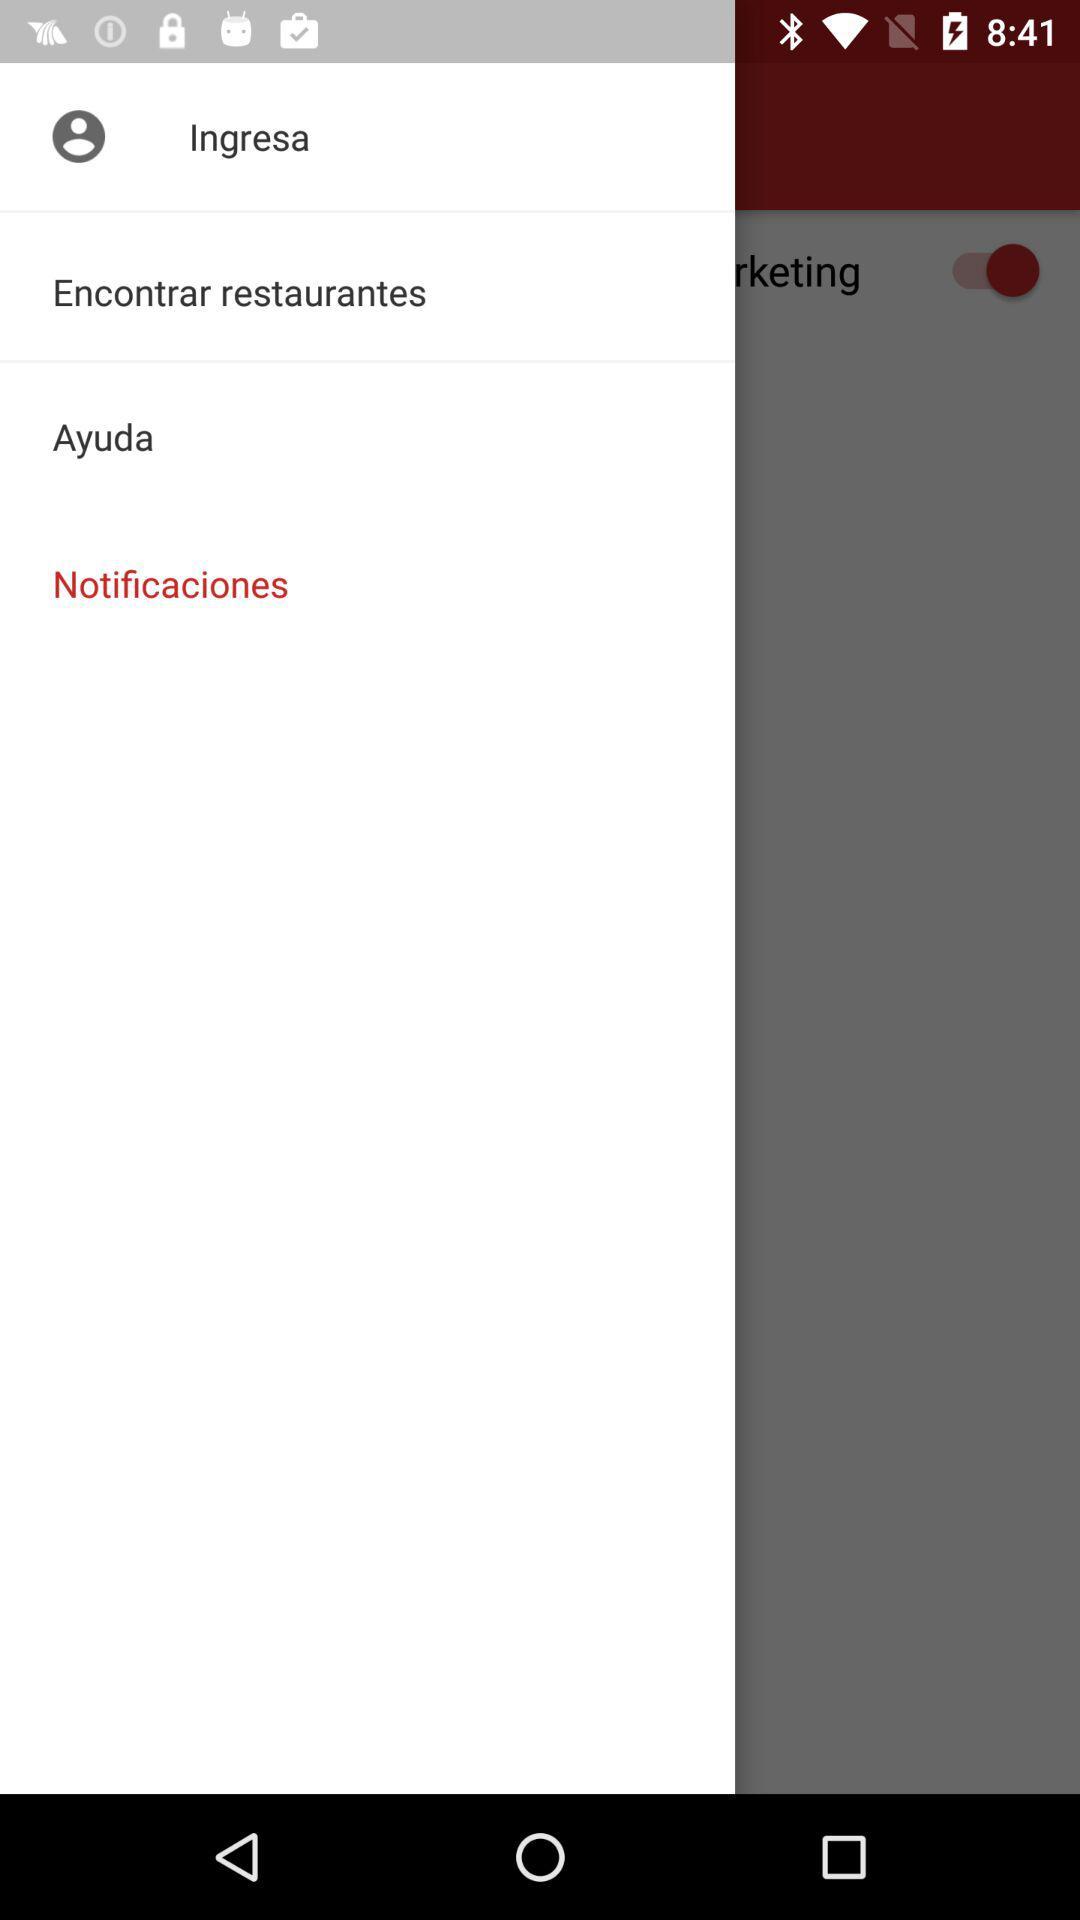  What do you see at coordinates (367, 435) in the screenshot?
I see `the icon above the notificaciones icon` at bounding box center [367, 435].